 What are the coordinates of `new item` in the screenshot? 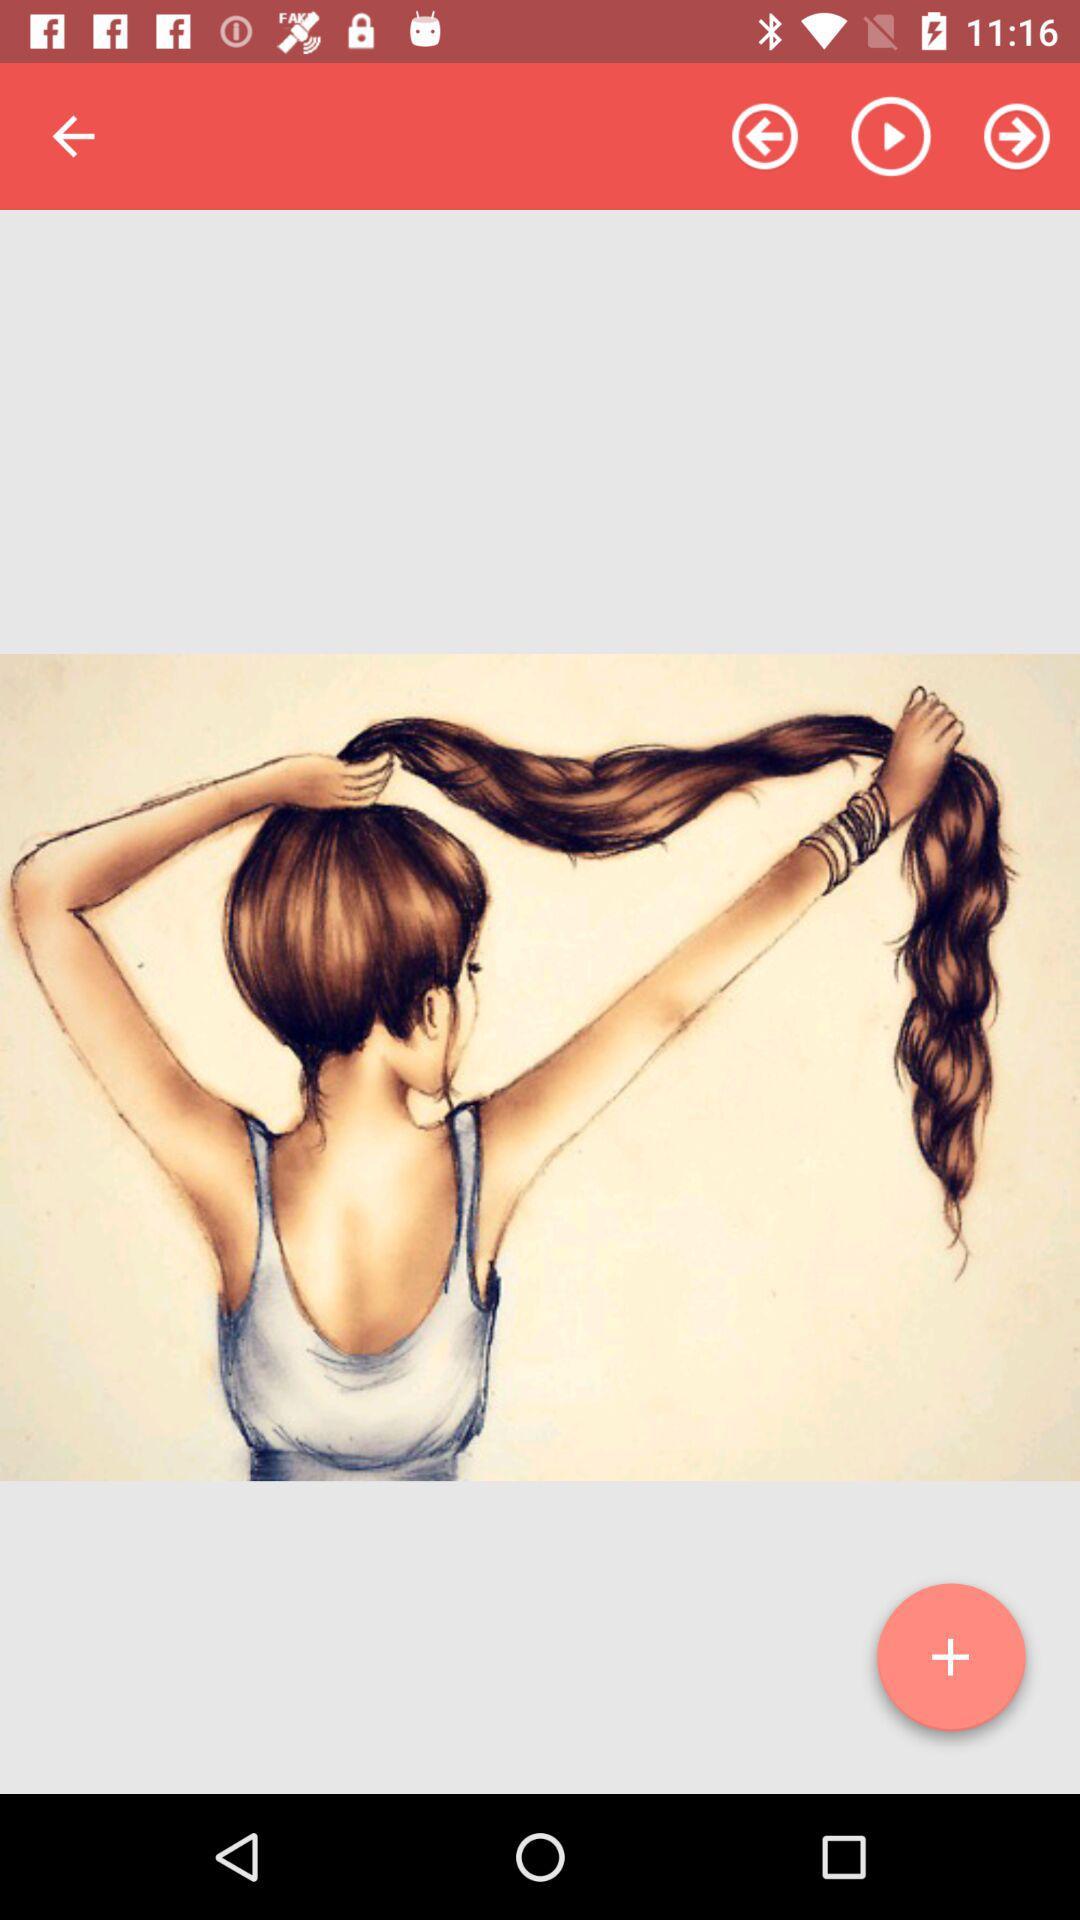 It's located at (950, 1665).